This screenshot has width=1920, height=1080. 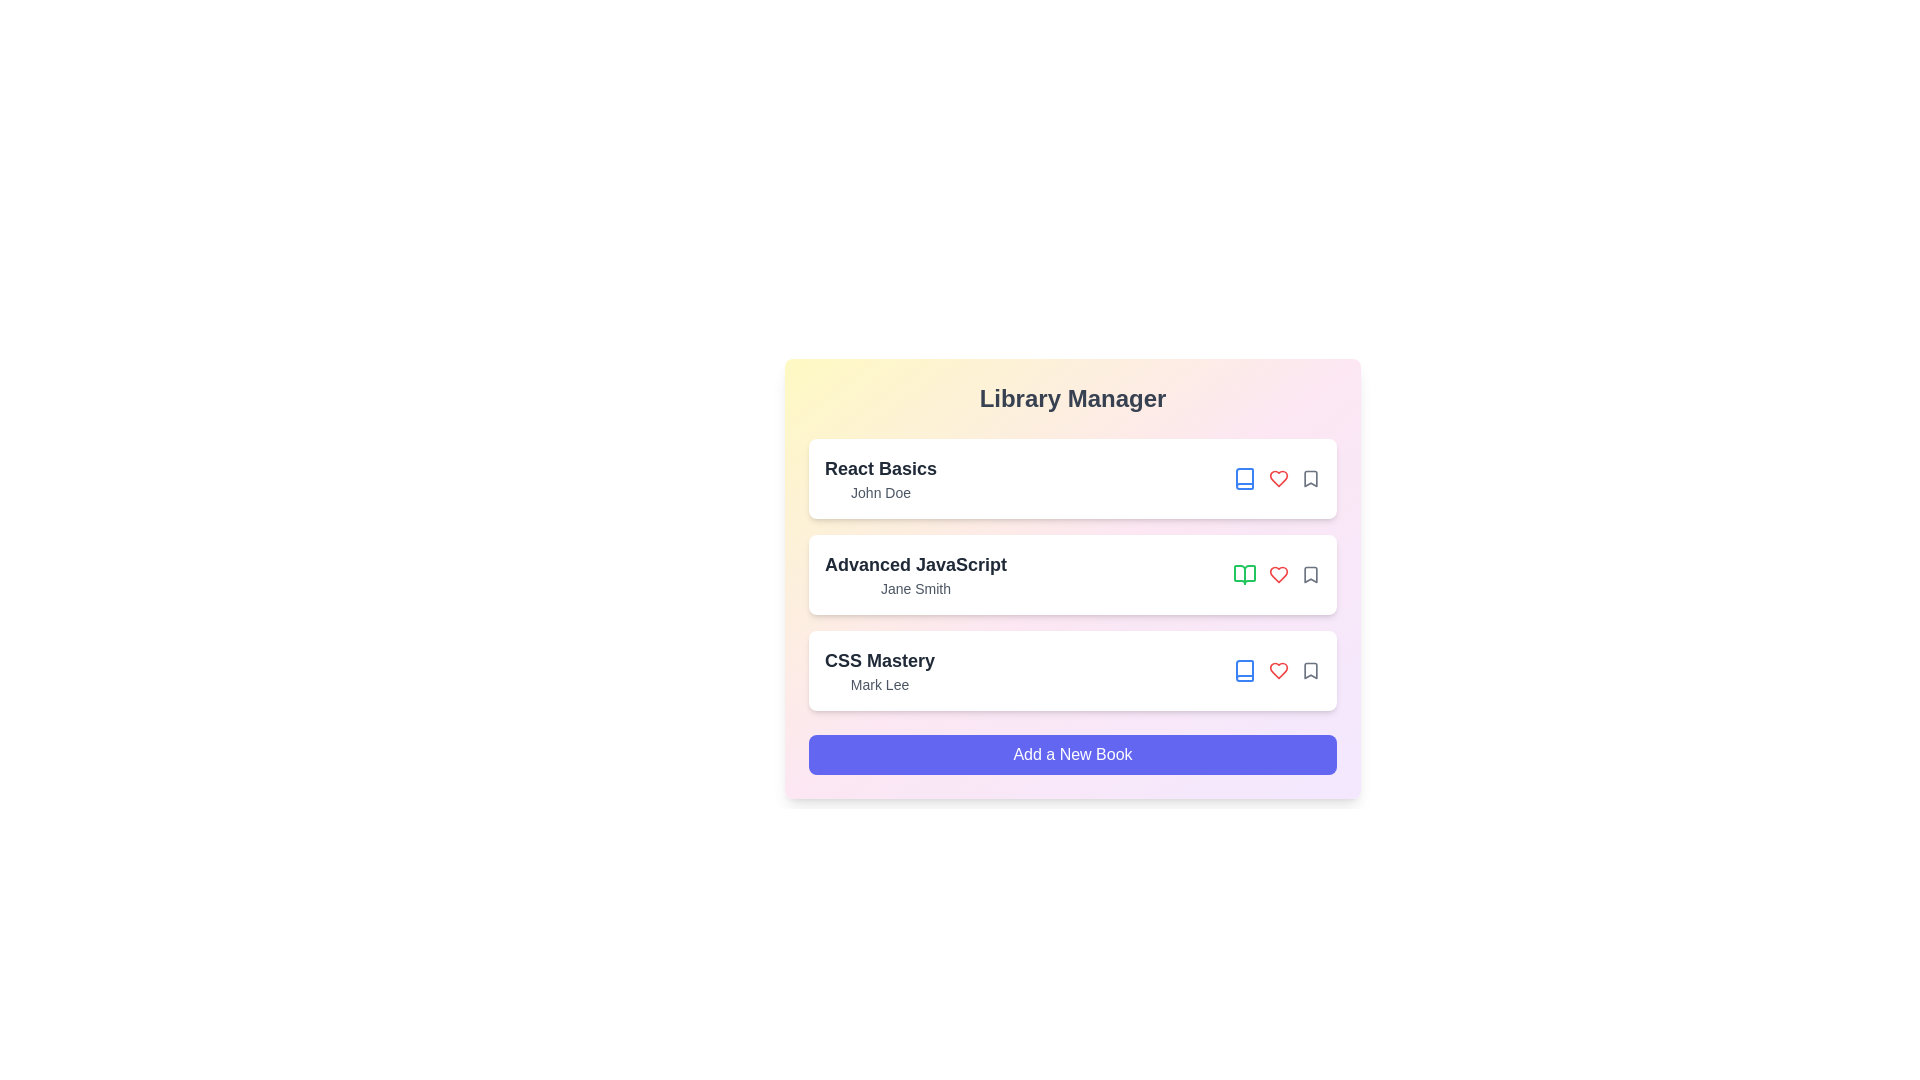 What do you see at coordinates (825, 455) in the screenshot?
I see `the book title to view its details` at bounding box center [825, 455].